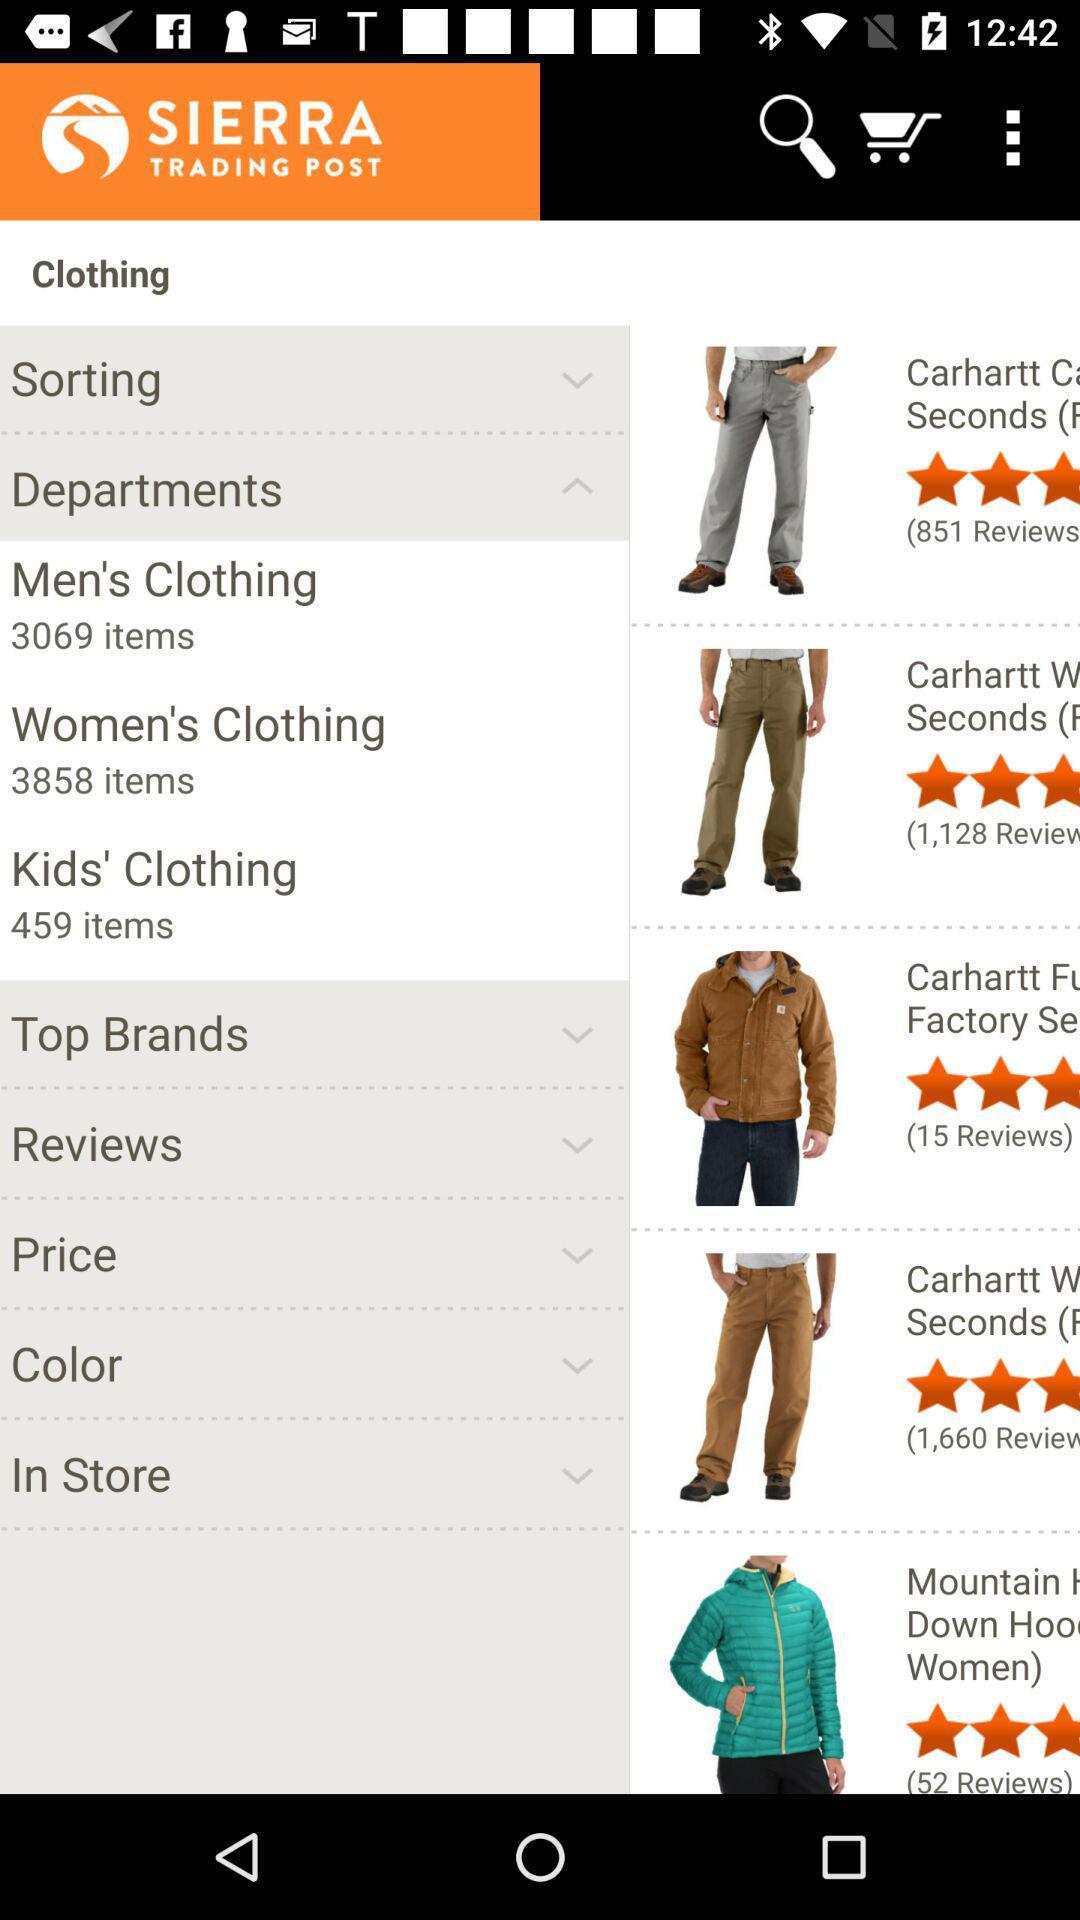 Image resolution: width=1080 pixels, height=1920 pixels. What do you see at coordinates (992, 1622) in the screenshot?
I see `mountain hardwear ghost` at bounding box center [992, 1622].